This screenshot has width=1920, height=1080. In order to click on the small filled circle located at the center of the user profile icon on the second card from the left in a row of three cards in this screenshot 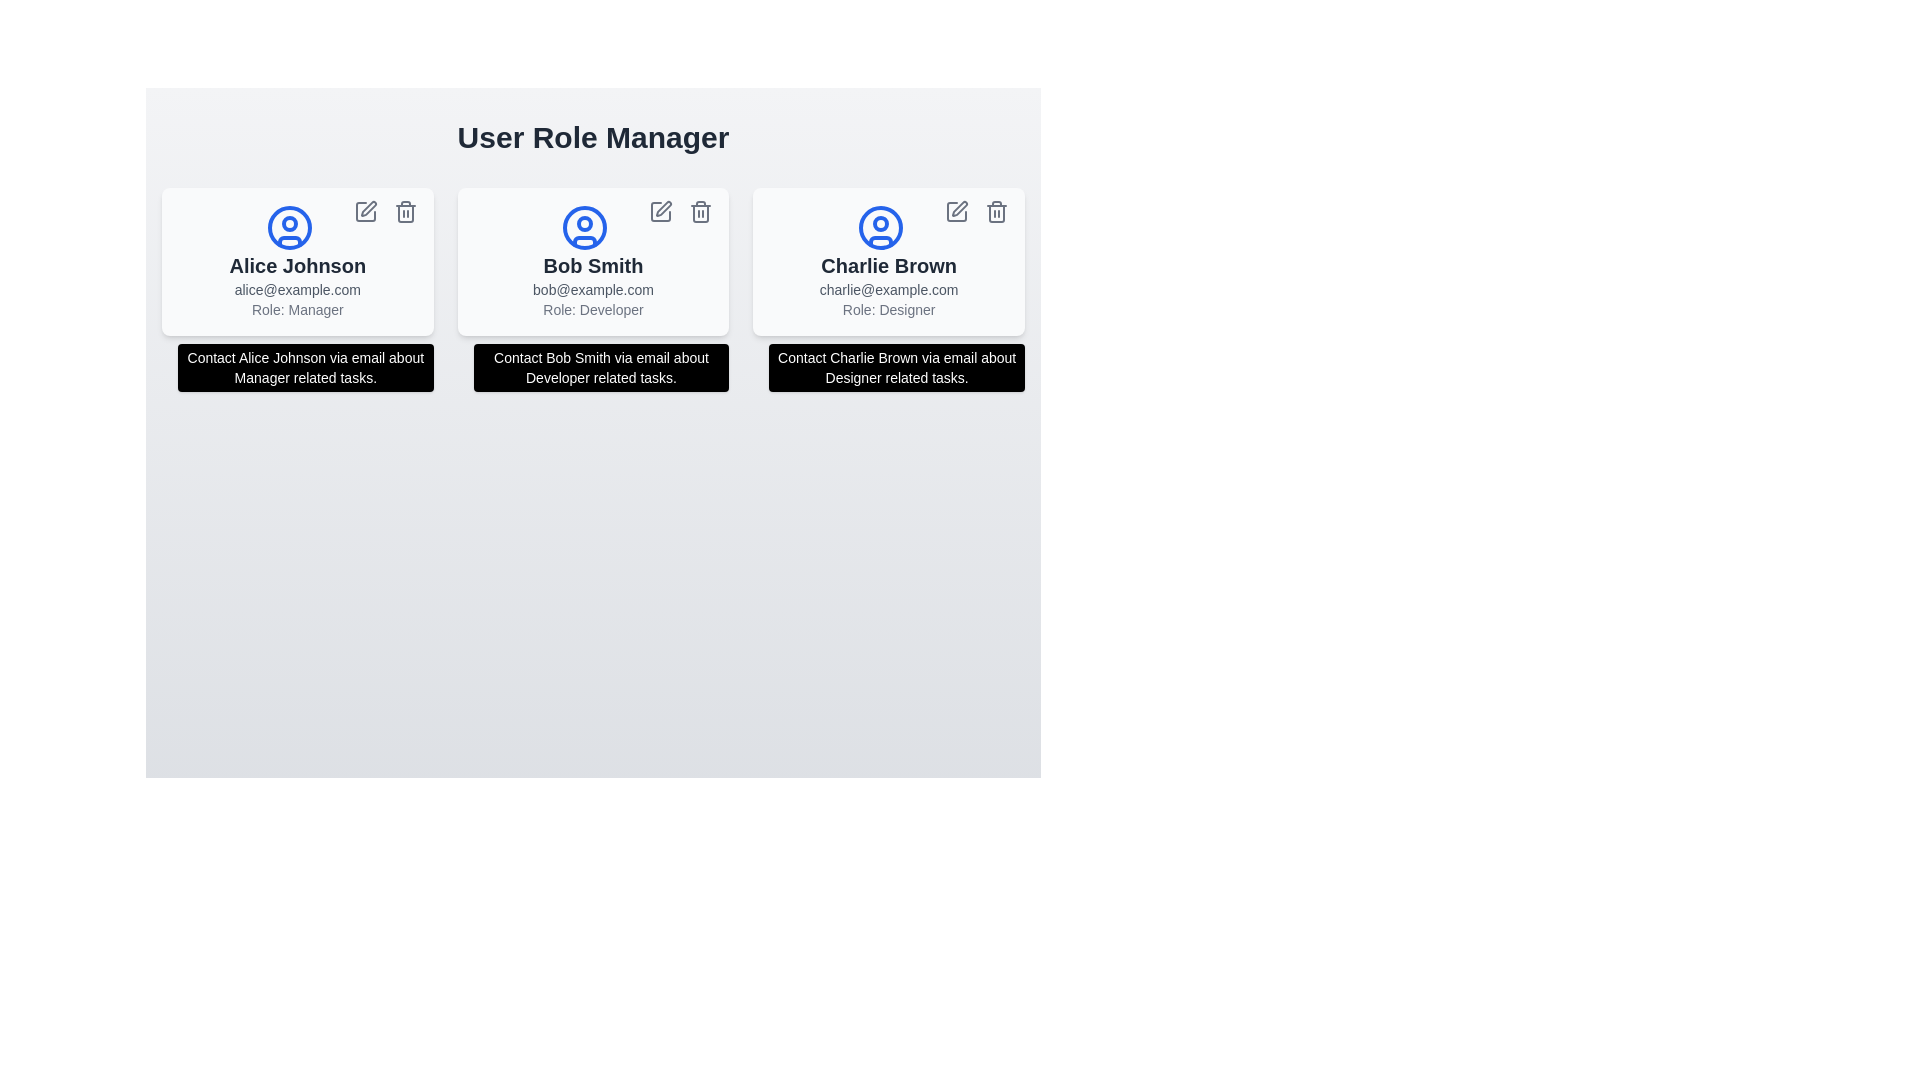, I will do `click(584, 223)`.